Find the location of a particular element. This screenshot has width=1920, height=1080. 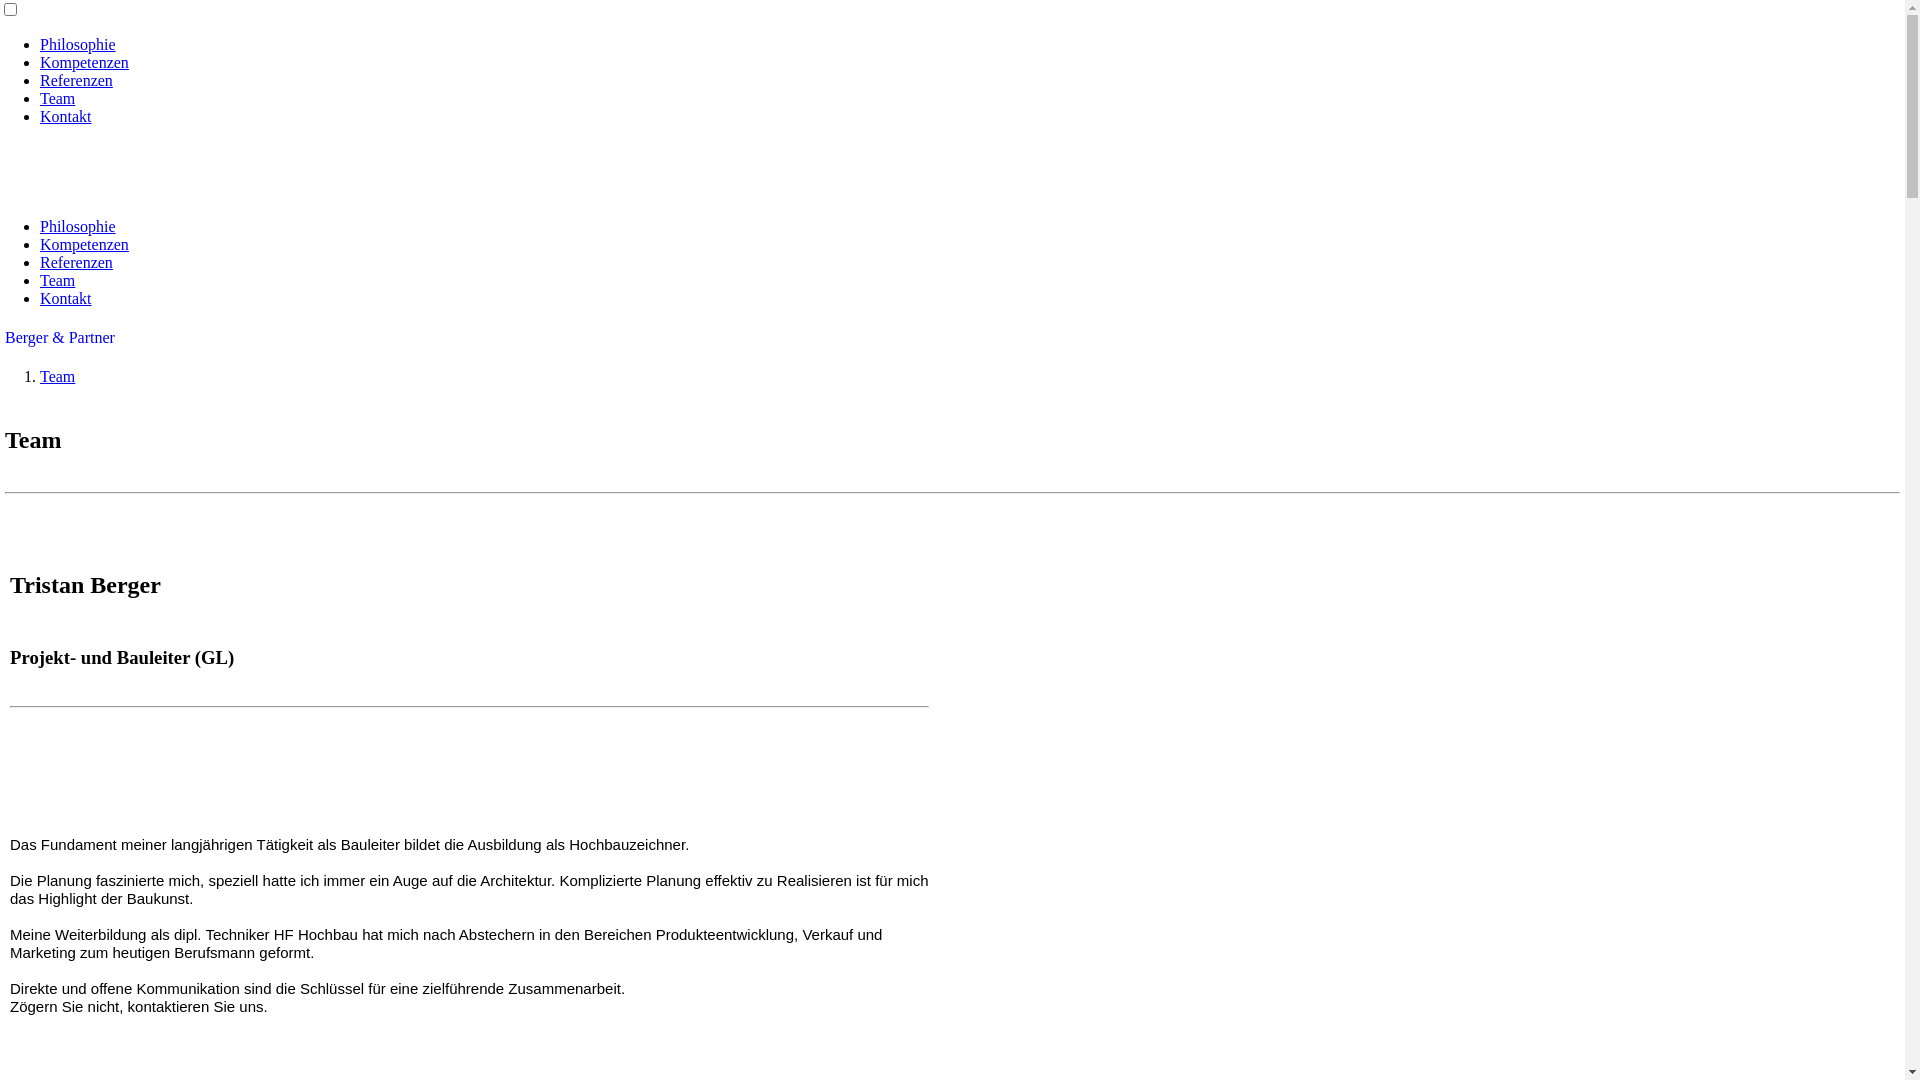

'Team' is located at coordinates (57, 376).